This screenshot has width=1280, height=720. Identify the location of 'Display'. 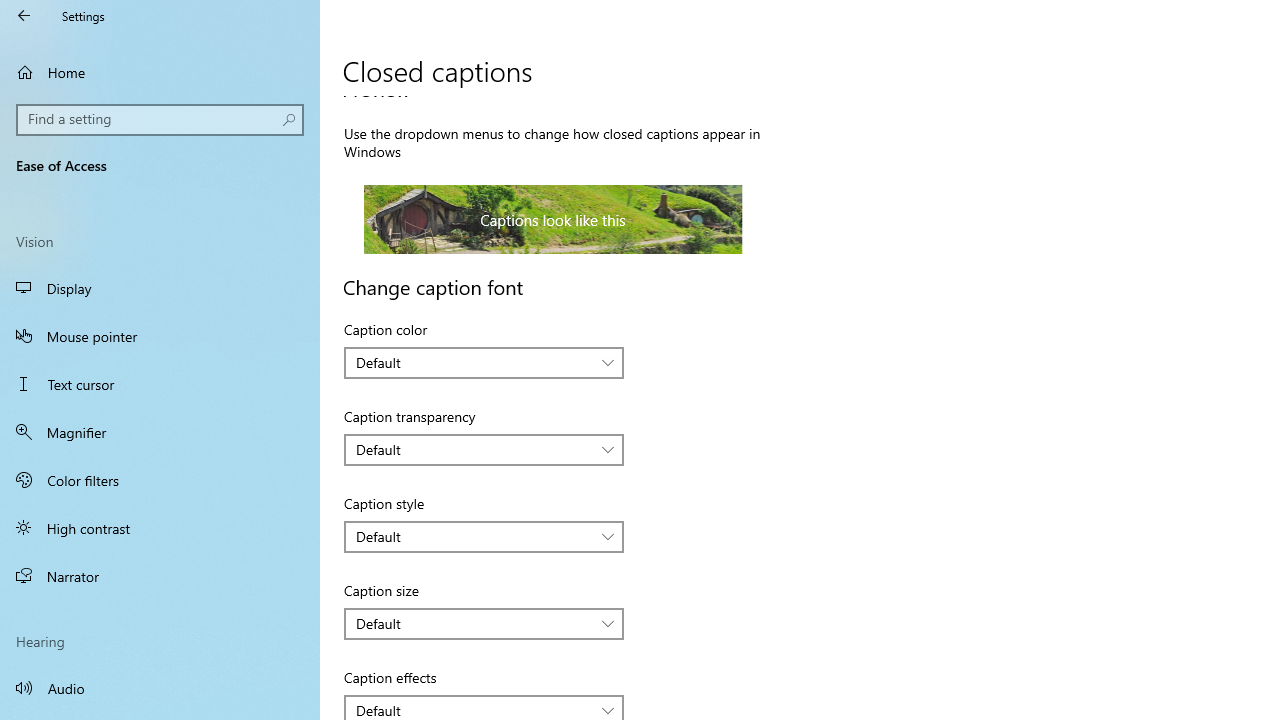
(160, 288).